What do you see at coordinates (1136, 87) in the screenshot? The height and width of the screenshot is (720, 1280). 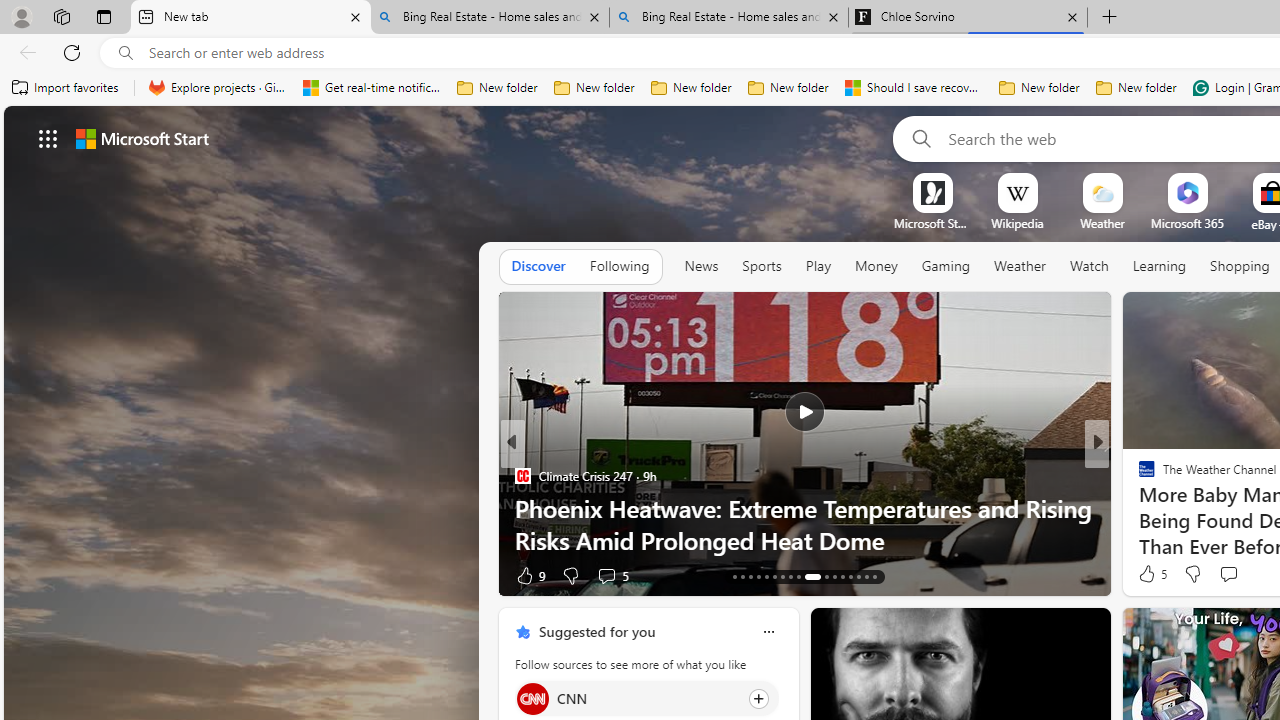 I see `'New folder'` at bounding box center [1136, 87].